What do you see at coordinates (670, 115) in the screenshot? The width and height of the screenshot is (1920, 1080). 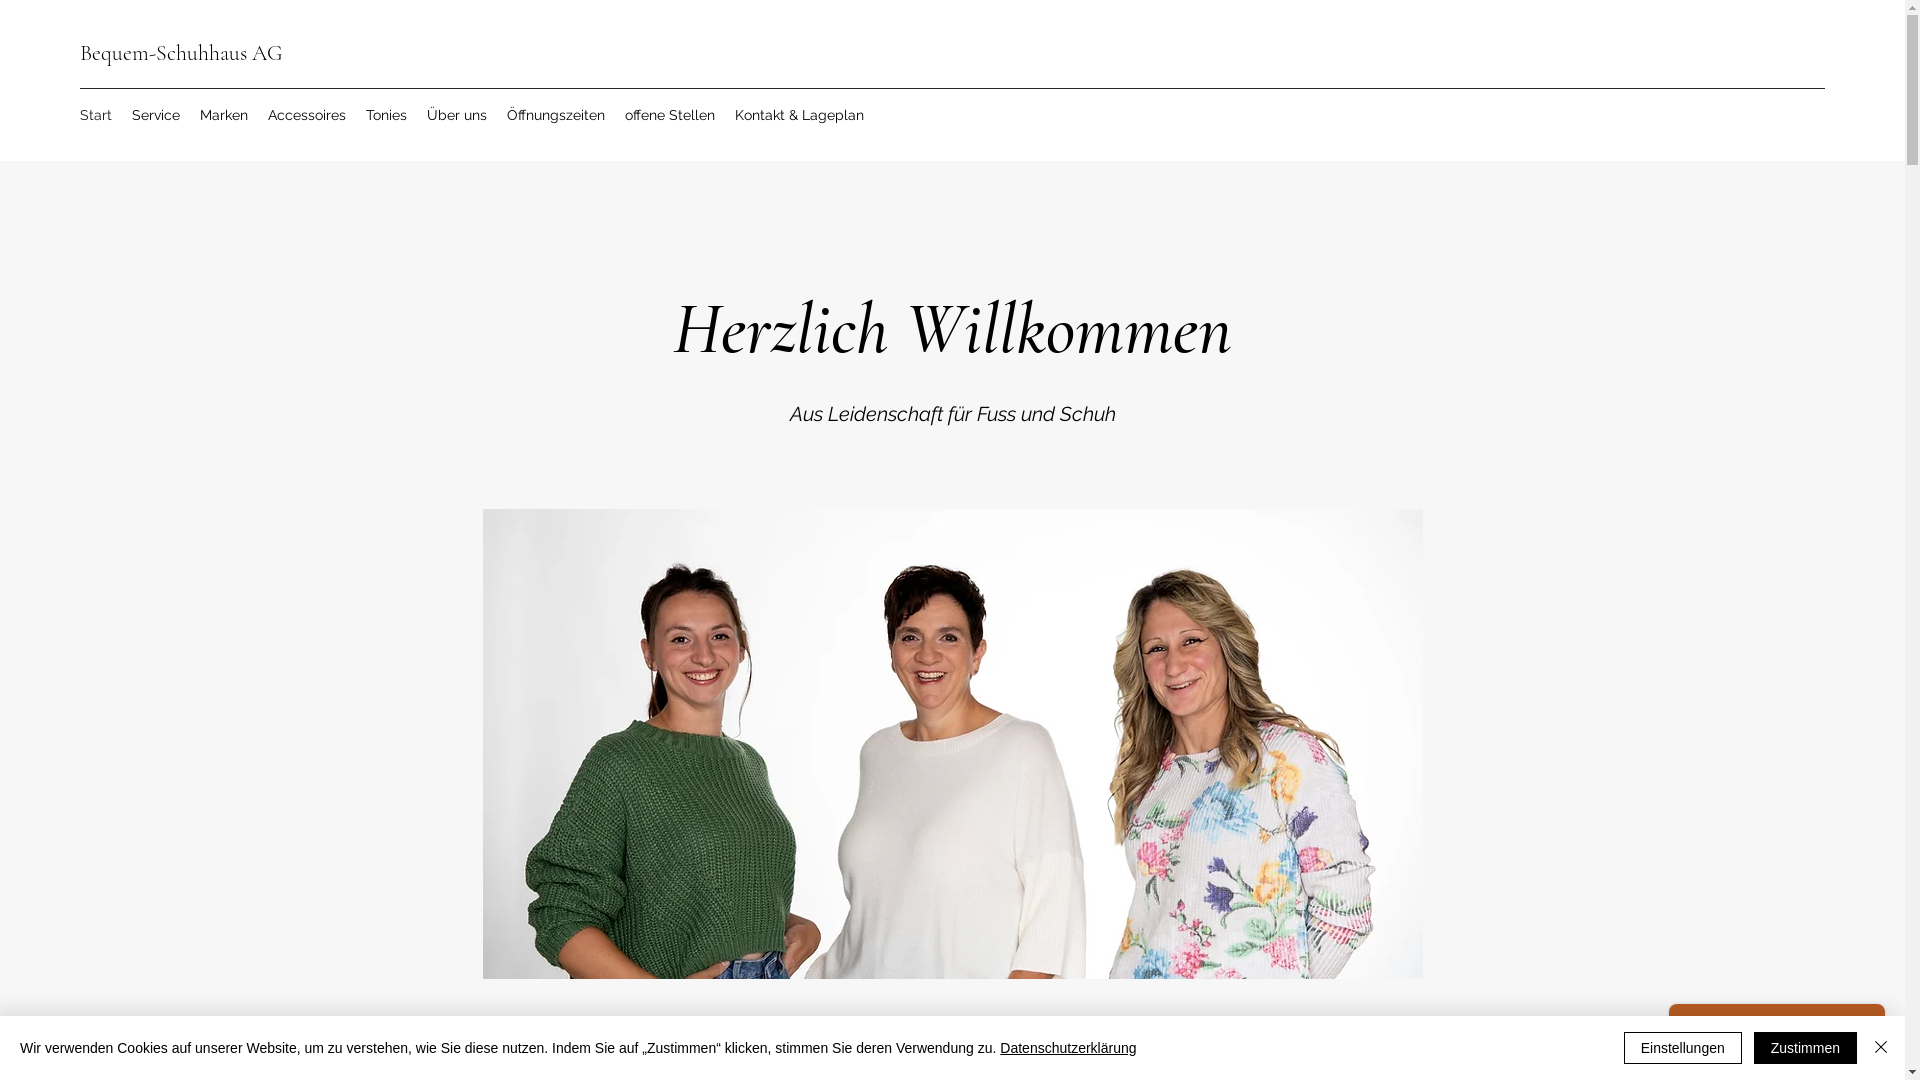 I see `'offene Stellen'` at bounding box center [670, 115].